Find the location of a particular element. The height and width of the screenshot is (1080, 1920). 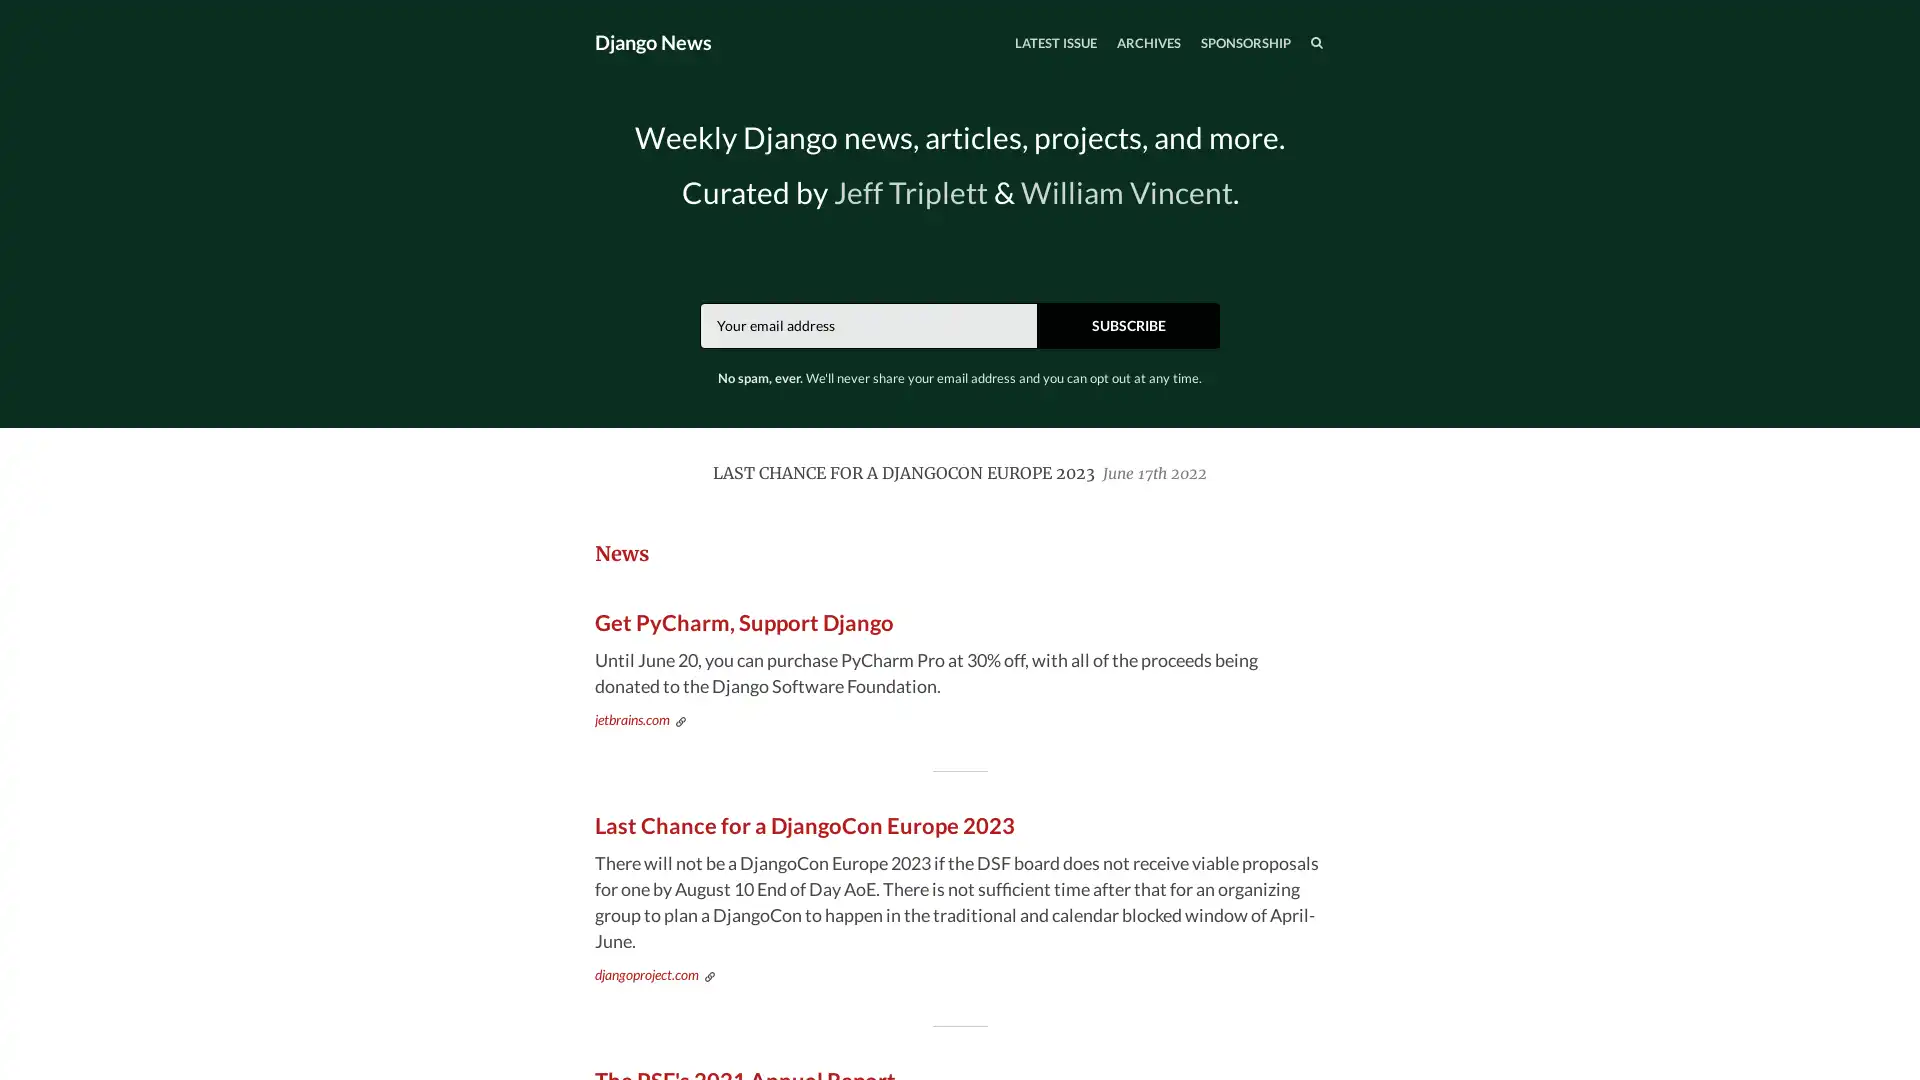

SUBSCRIBE is located at coordinates (1128, 323).